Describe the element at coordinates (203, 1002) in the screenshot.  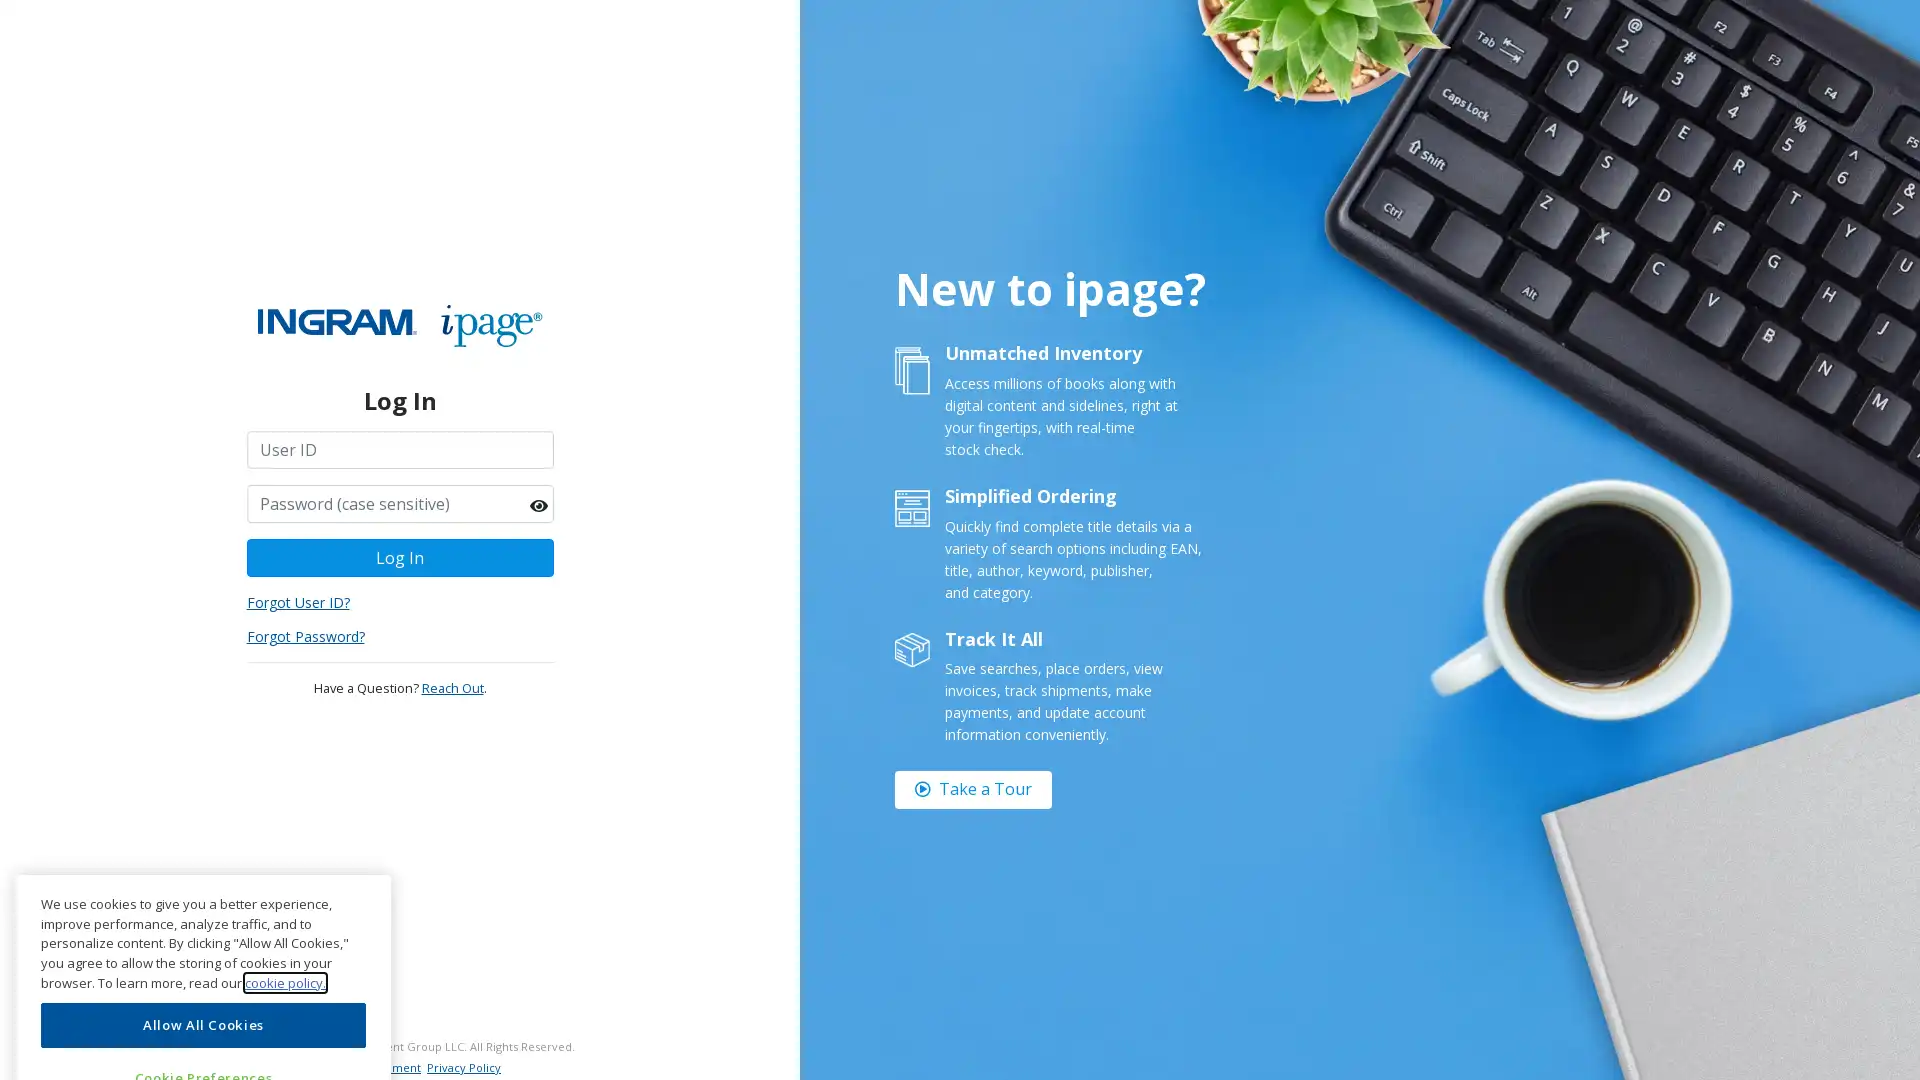
I see `Cookie Preferences` at that location.